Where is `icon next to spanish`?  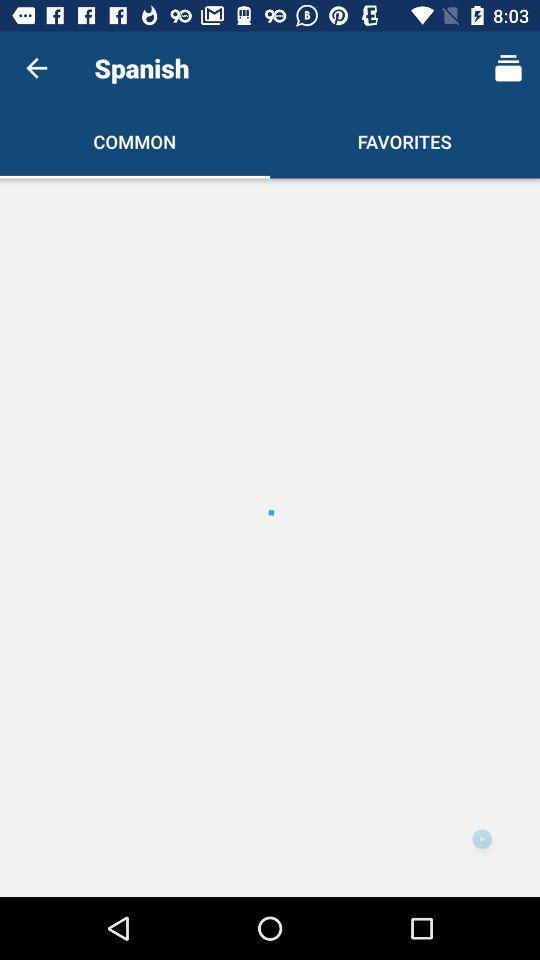
icon next to spanish is located at coordinates (508, 68).